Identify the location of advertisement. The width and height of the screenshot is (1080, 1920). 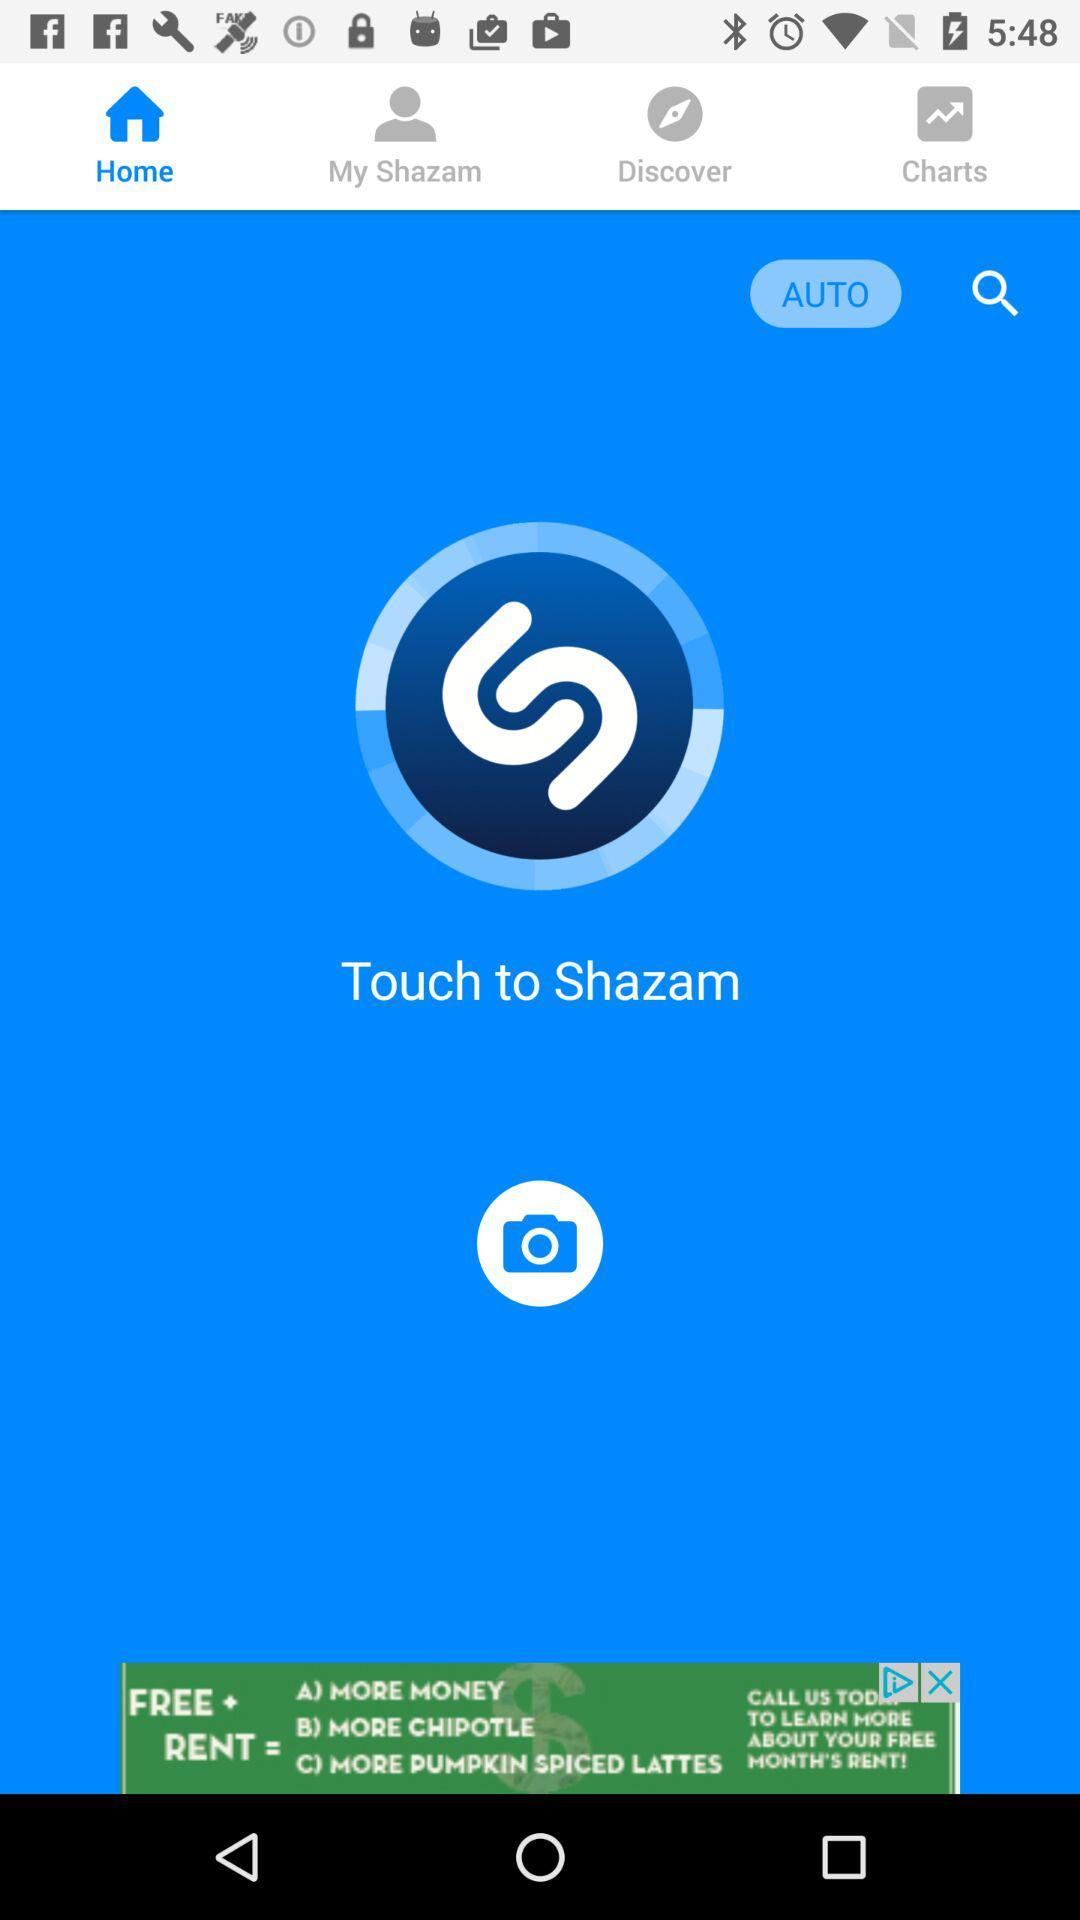
(540, 1727).